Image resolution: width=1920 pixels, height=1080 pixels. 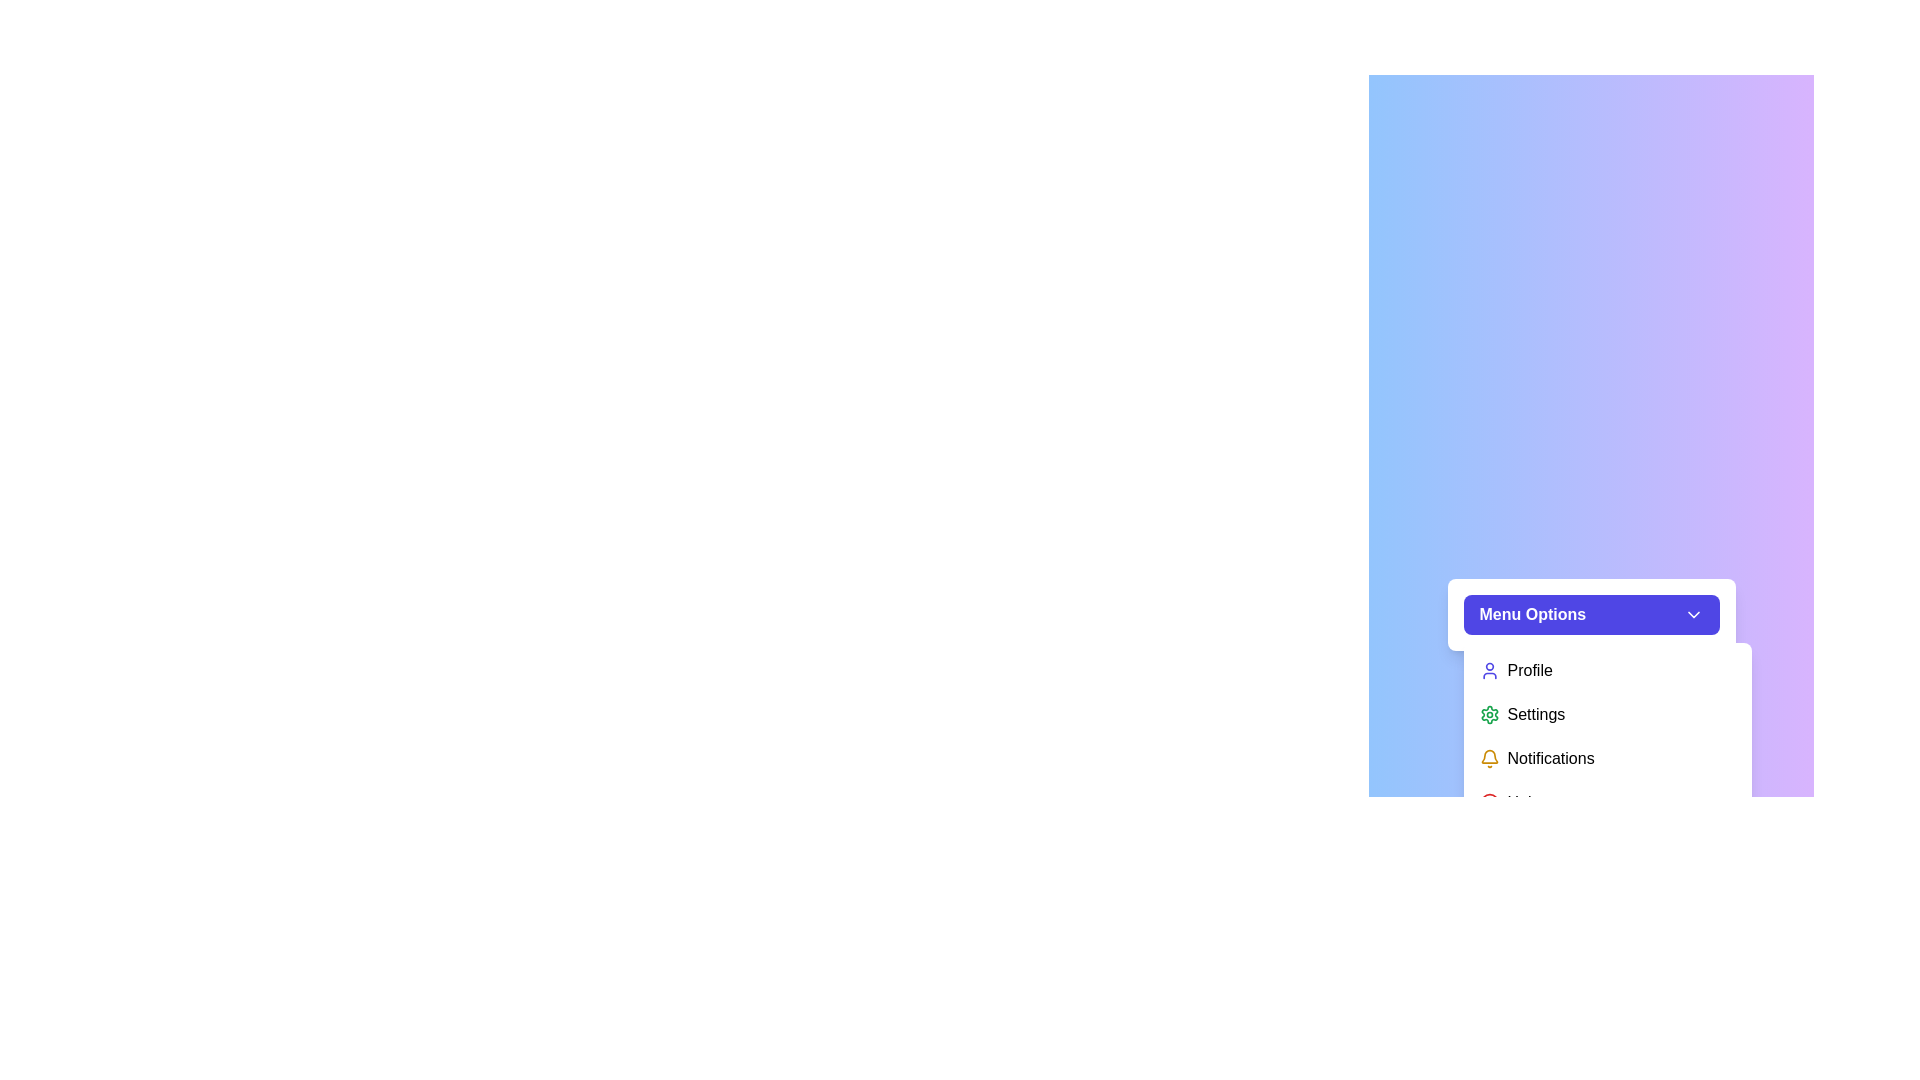 I want to click on the 'Notifications' menu item, which is the third item in the vertical list of menu options, so click(x=1607, y=736).